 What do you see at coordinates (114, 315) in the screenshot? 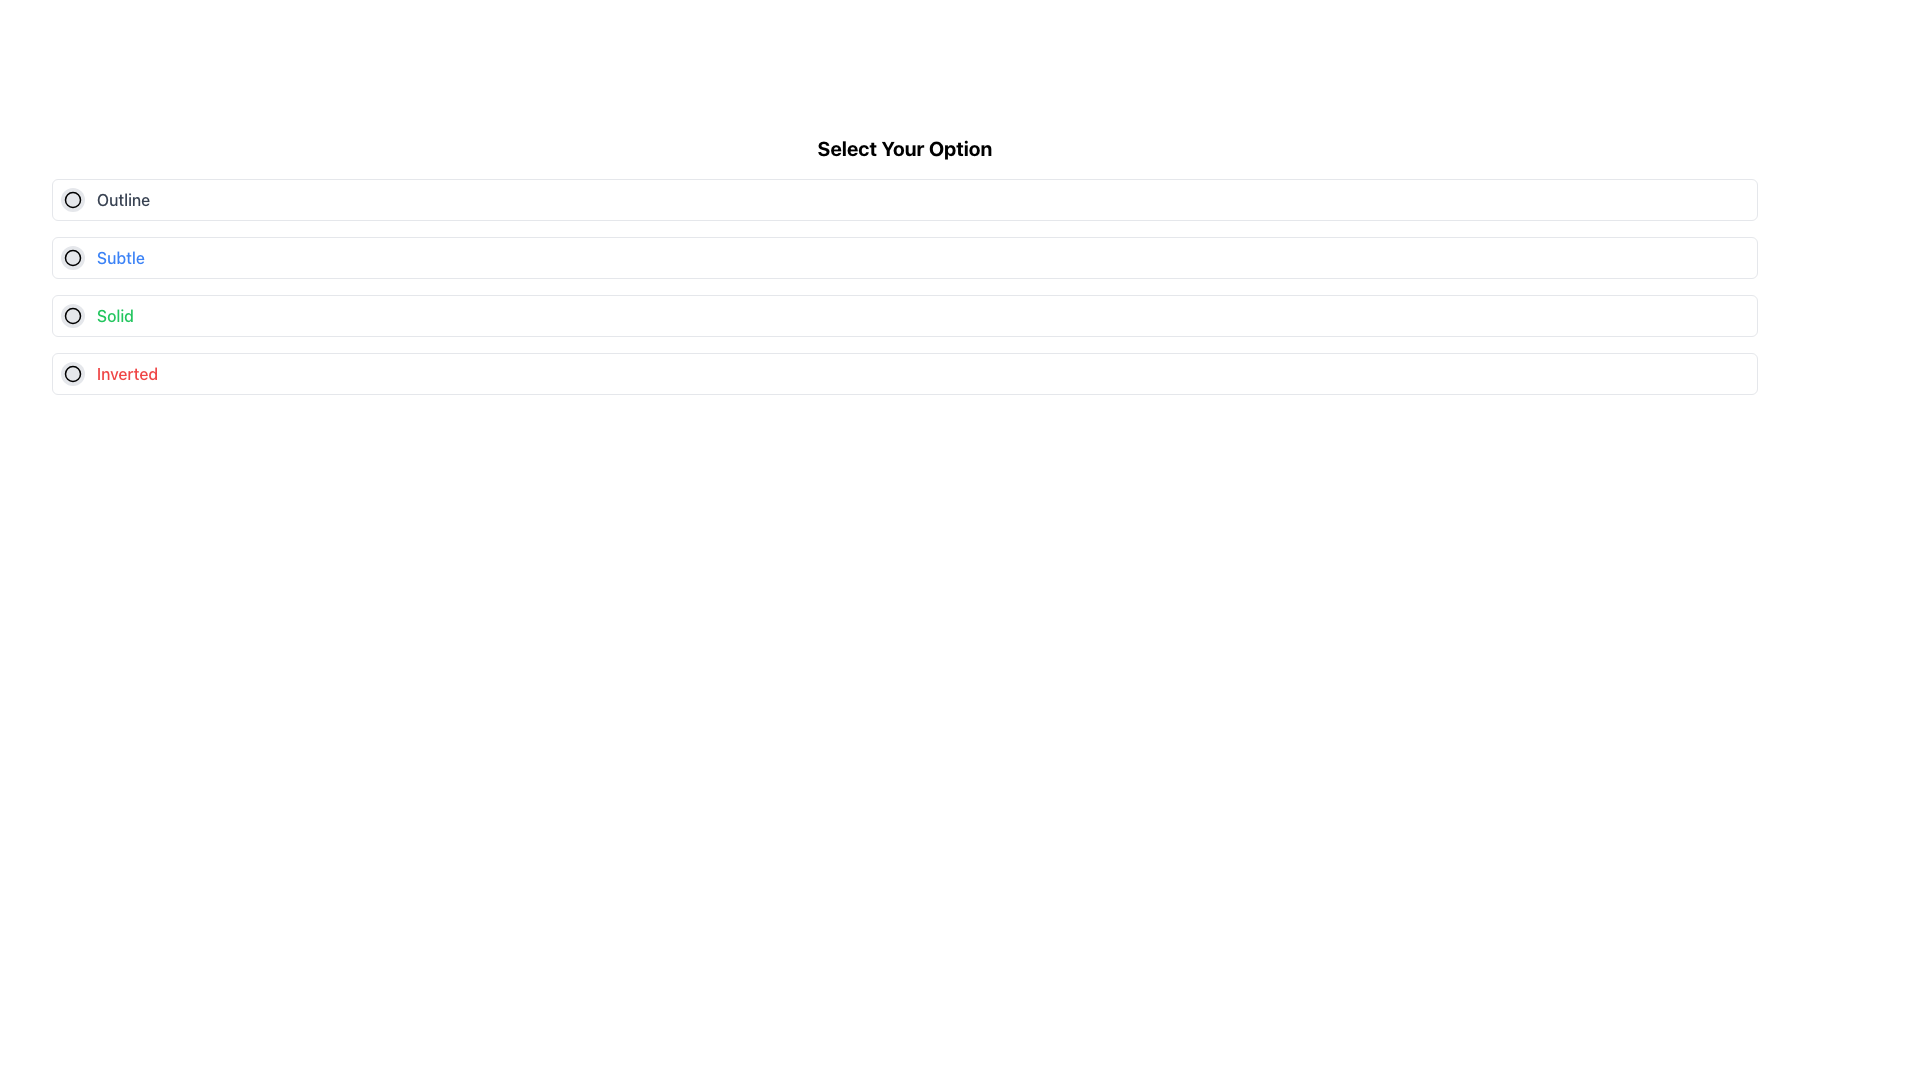
I see `the text label displaying 'Solid' which is styled in green color and bold font, located in the third position of the selectable options list` at bounding box center [114, 315].